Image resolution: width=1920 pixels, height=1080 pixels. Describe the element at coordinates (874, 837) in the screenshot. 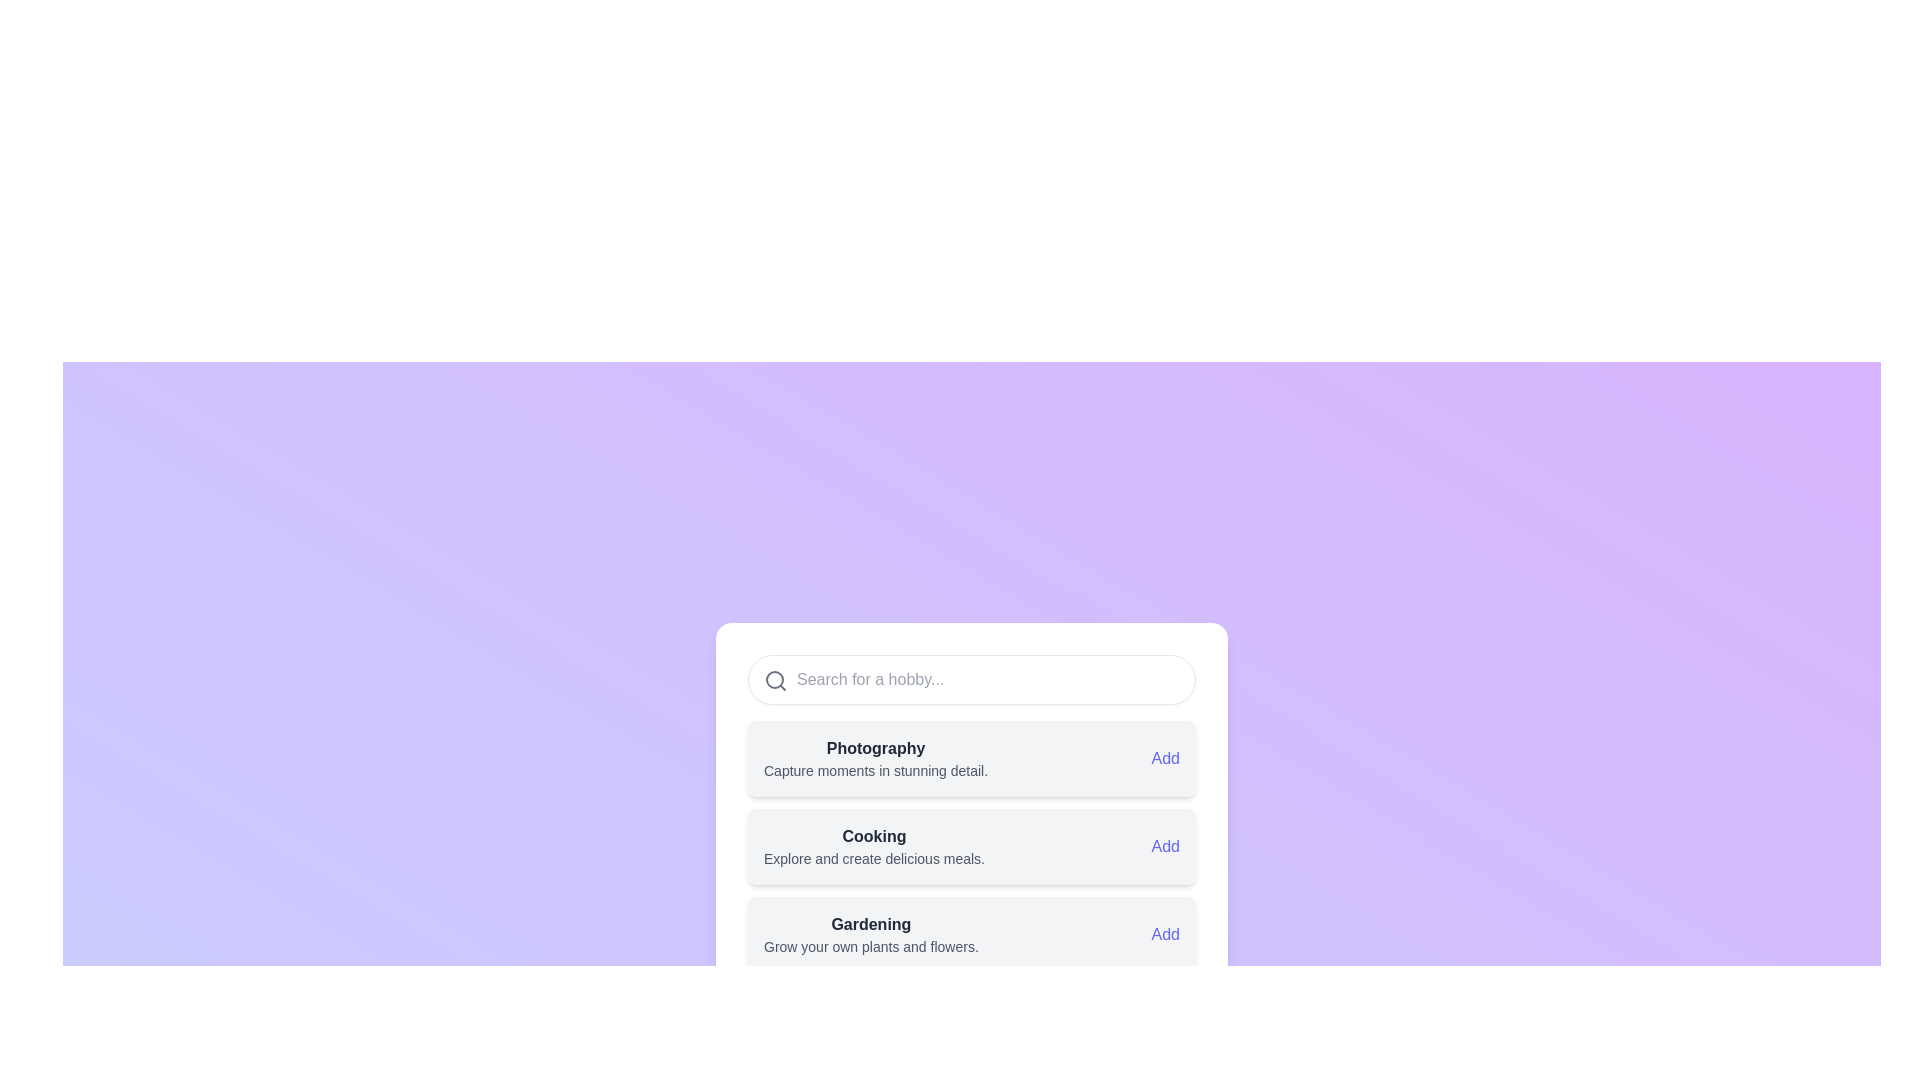

I see `text label displaying 'Cooking', which is a bold heading styled with a dark font color on a light background, located in the middle of a vertically arranged list of selectable options` at that location.